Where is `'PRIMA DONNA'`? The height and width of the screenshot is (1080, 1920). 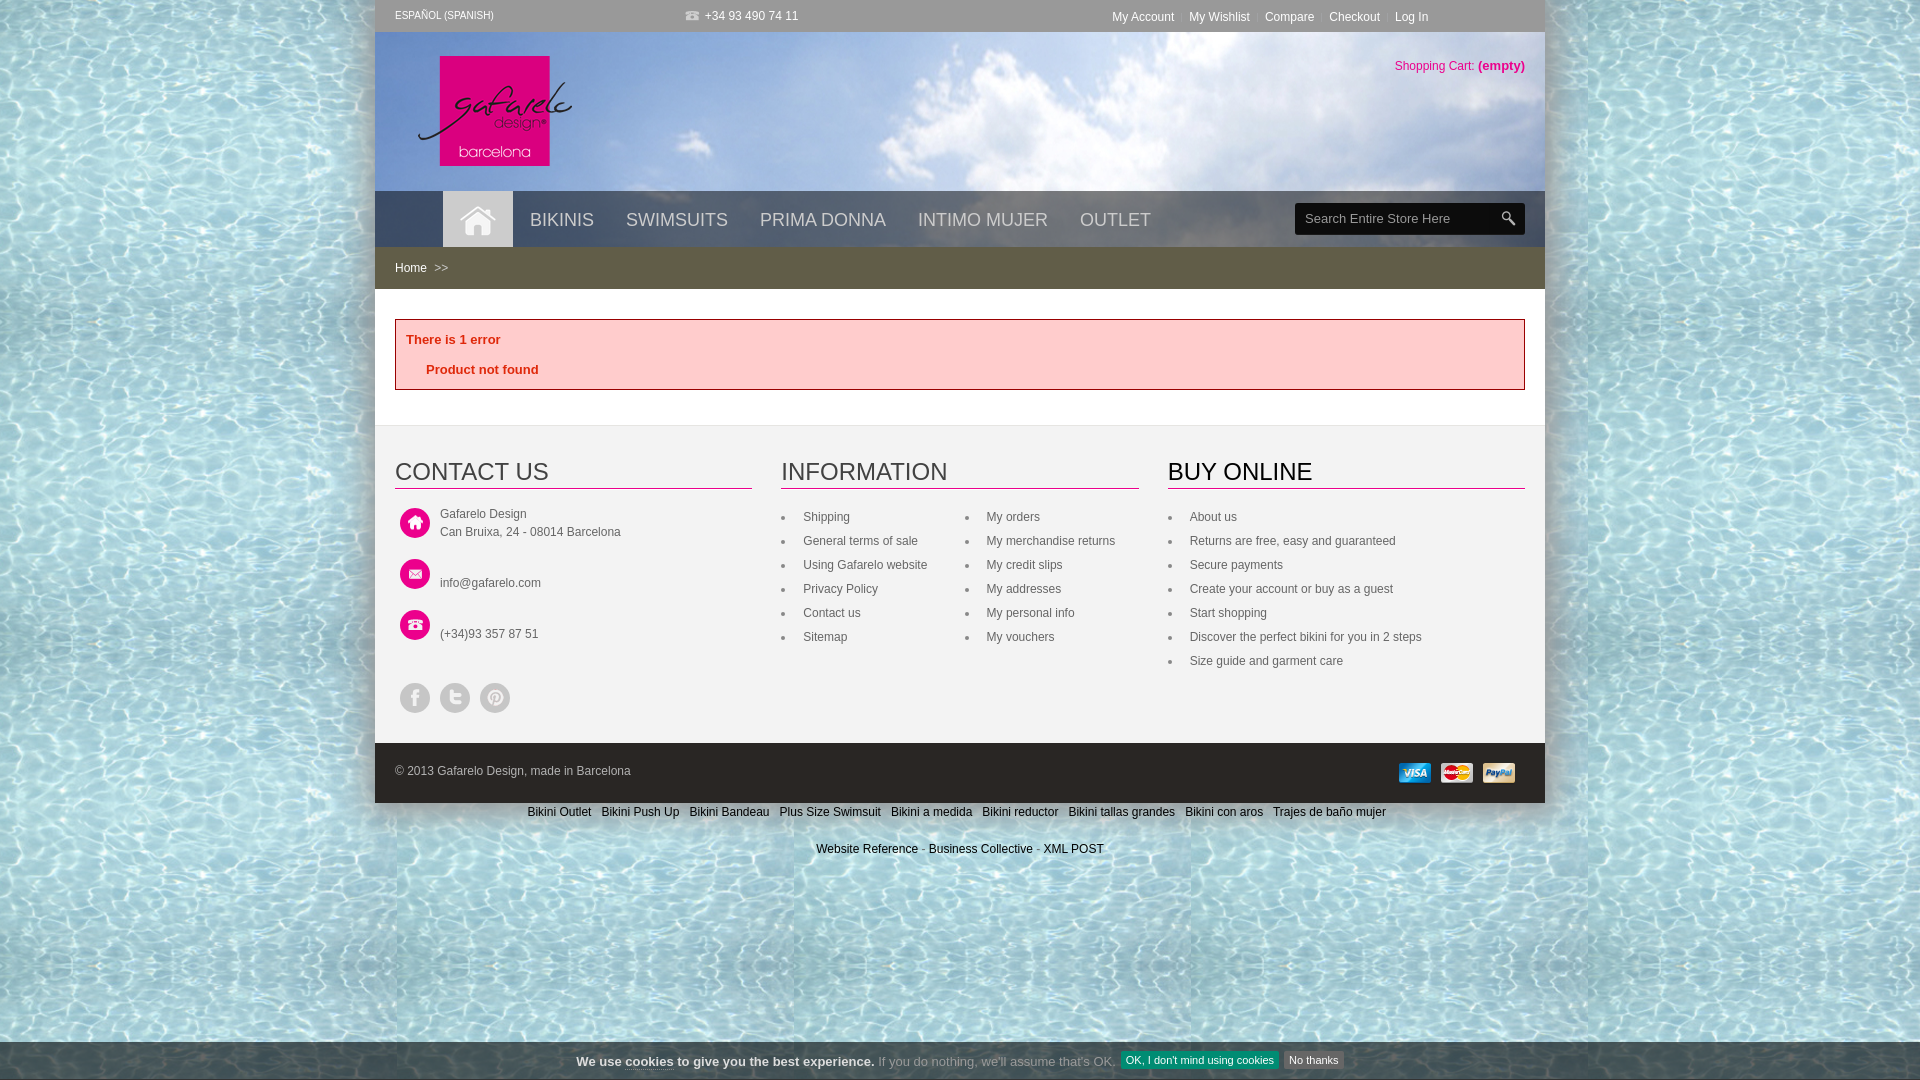
'PRIMA DONNA' is located at coordinates (743, 219).